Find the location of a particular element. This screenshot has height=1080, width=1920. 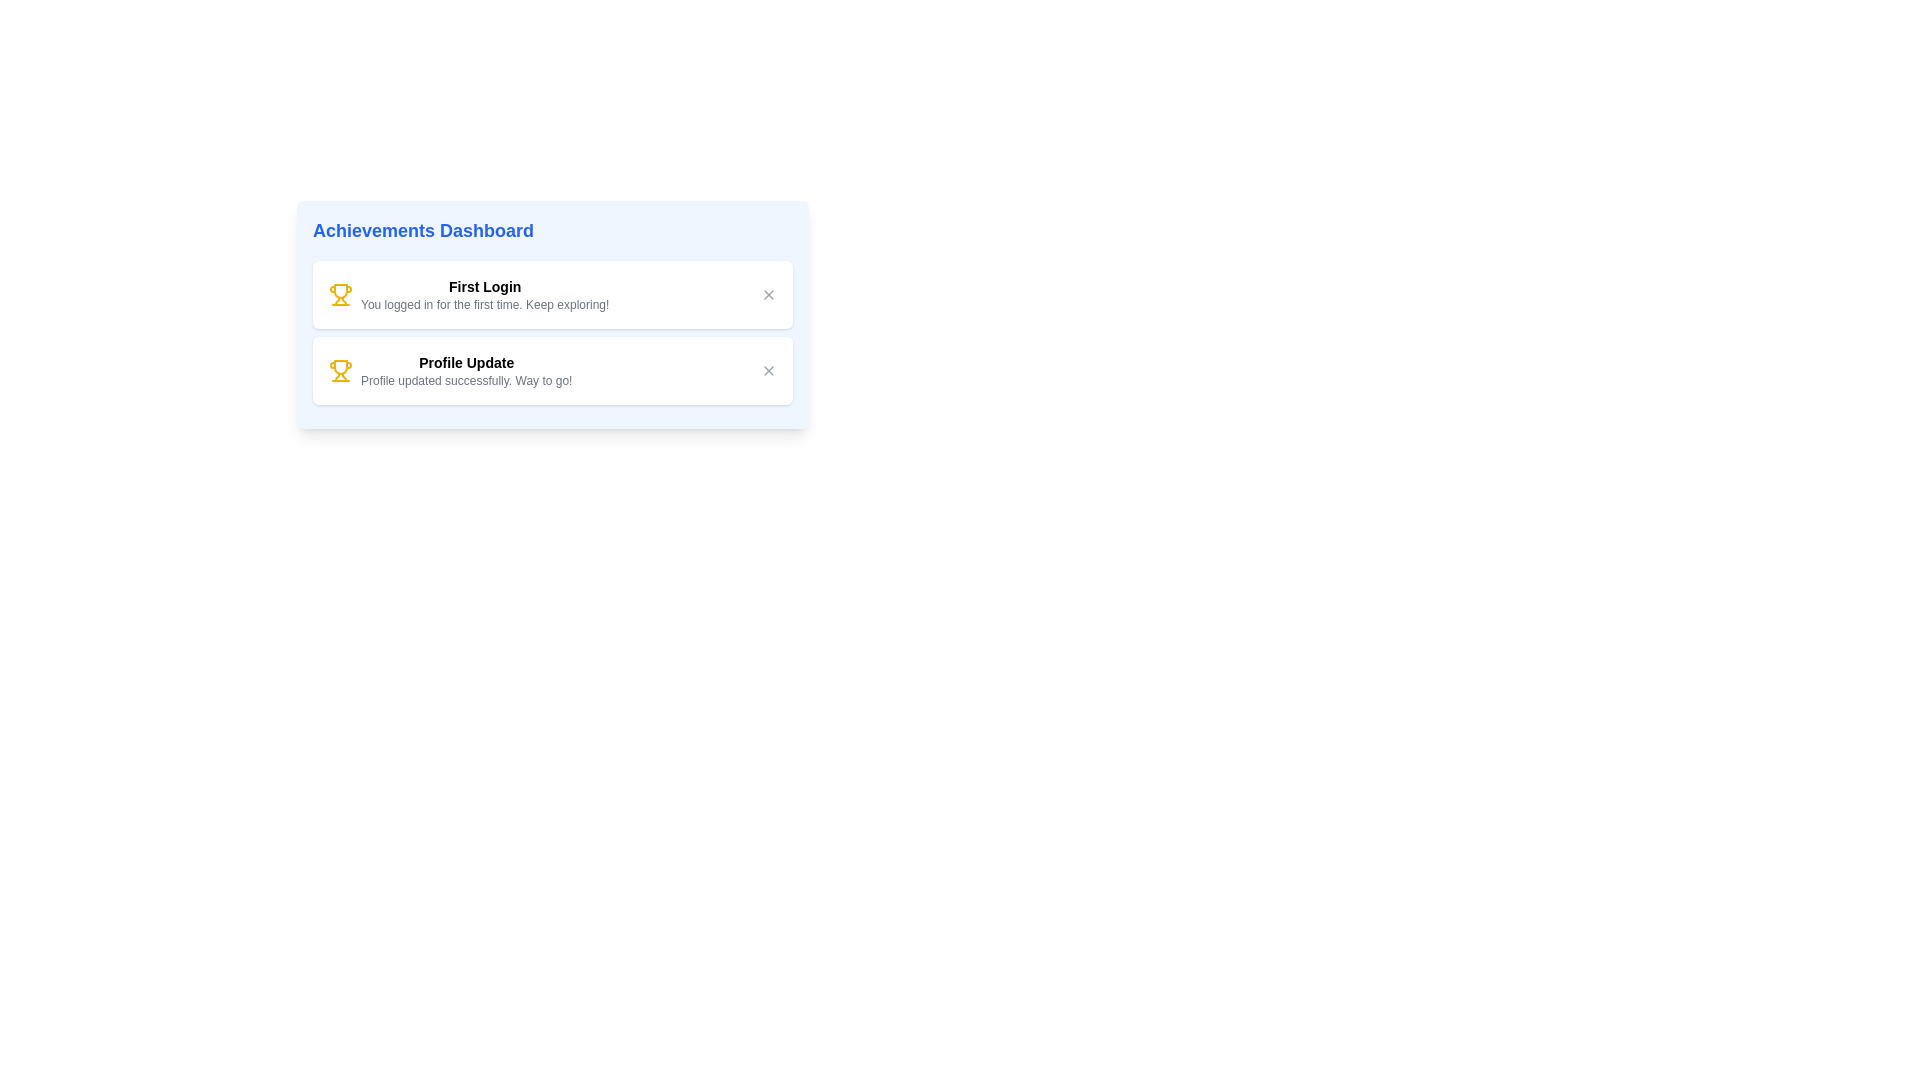

the Decorative Icon located on the left side of the 'Profile Update' section in the Achievements Dashboard, which signifies 'Profile Update' is located at coordinates (340, 294).